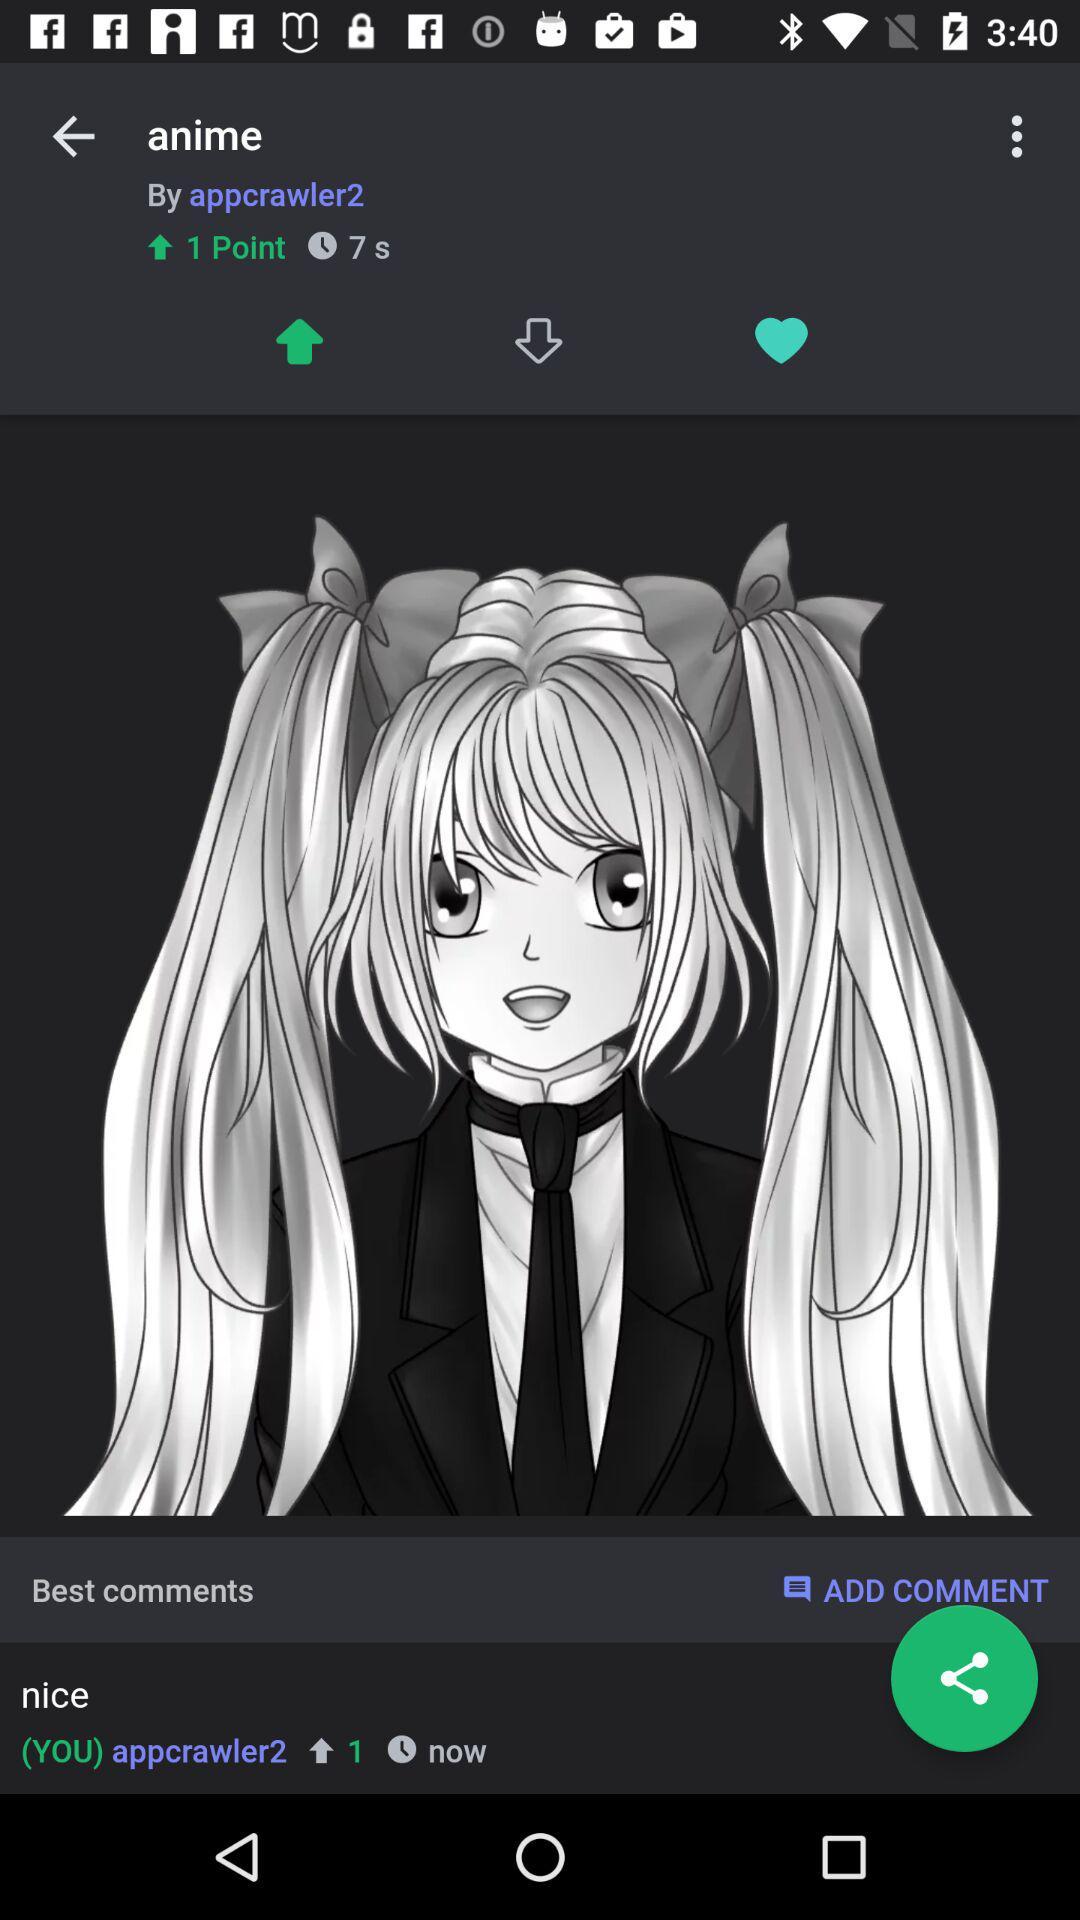 The image size is (1080, 1920). What do you see at coordinates (298, 341) in the screenshot?
I see `the arrow_upward icon` at bounding box center [298, 341].